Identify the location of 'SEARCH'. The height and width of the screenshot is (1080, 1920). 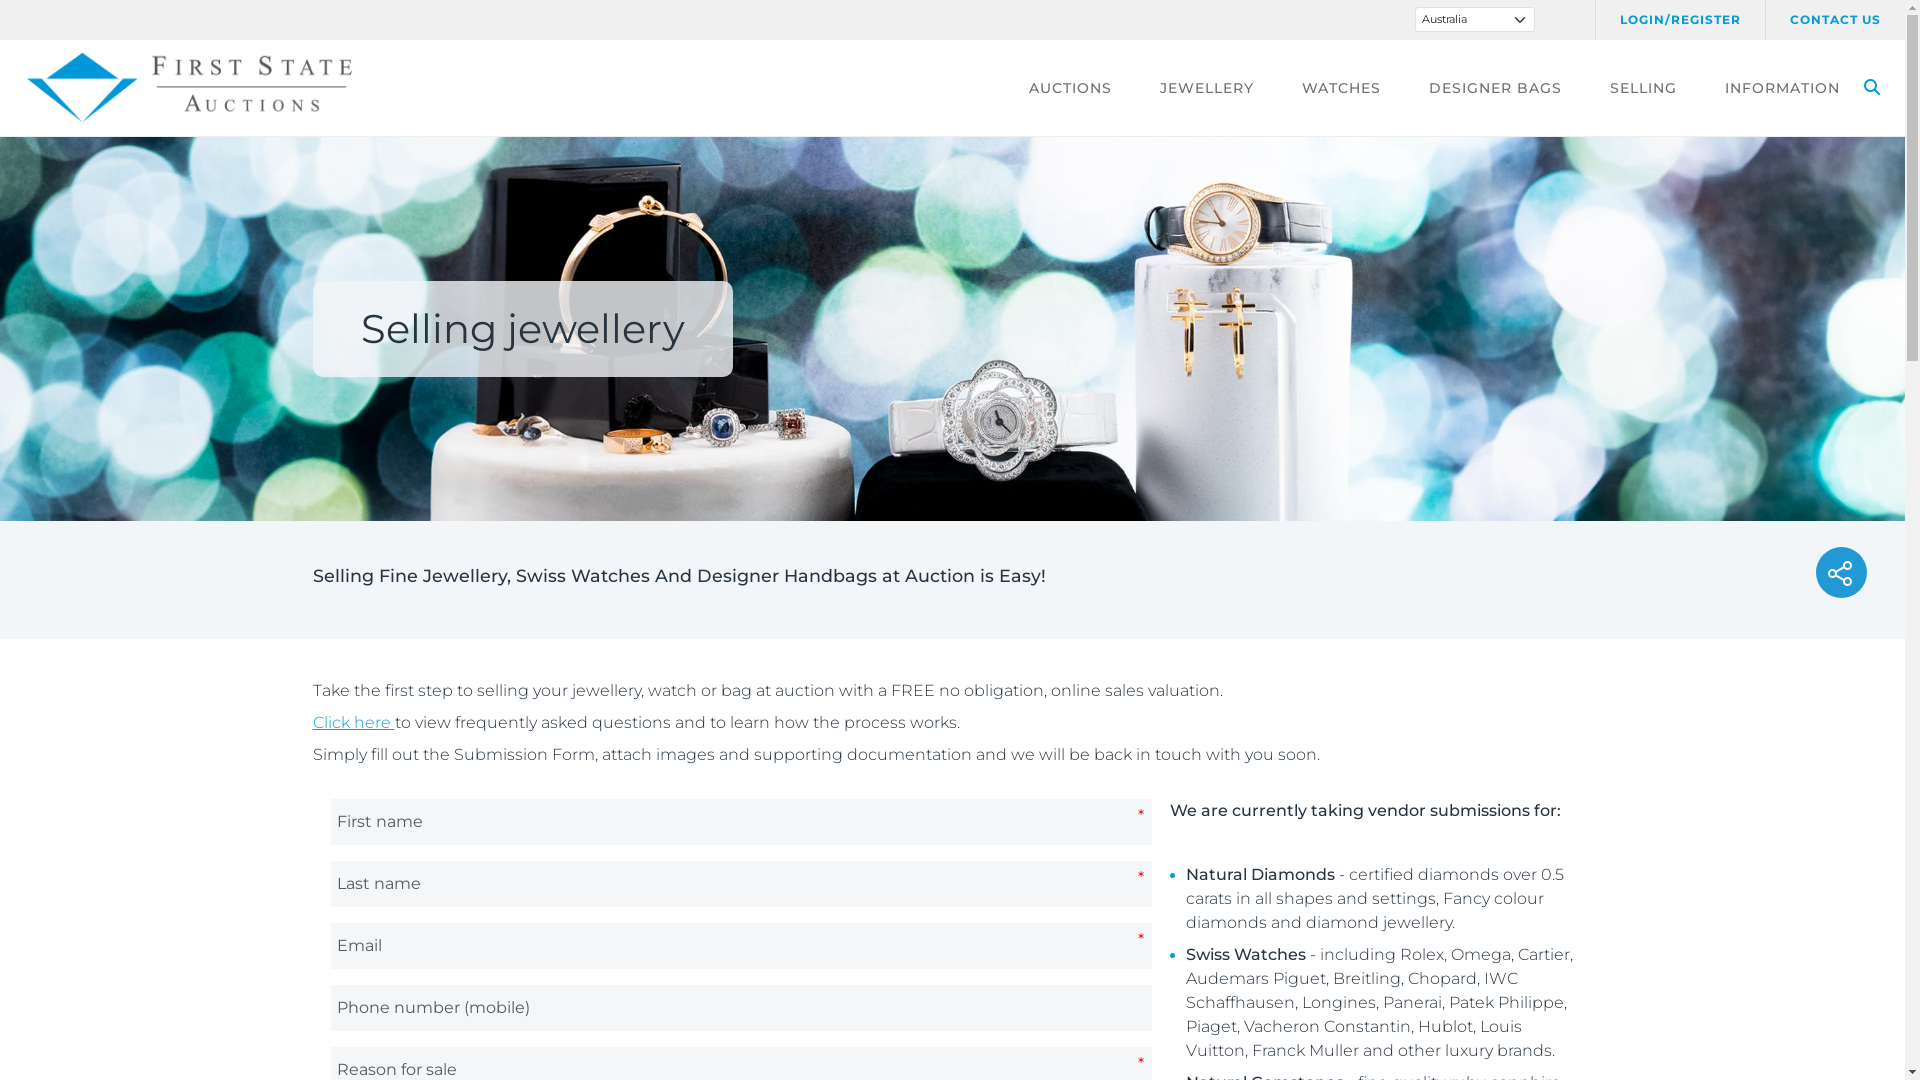
(1871, 87).